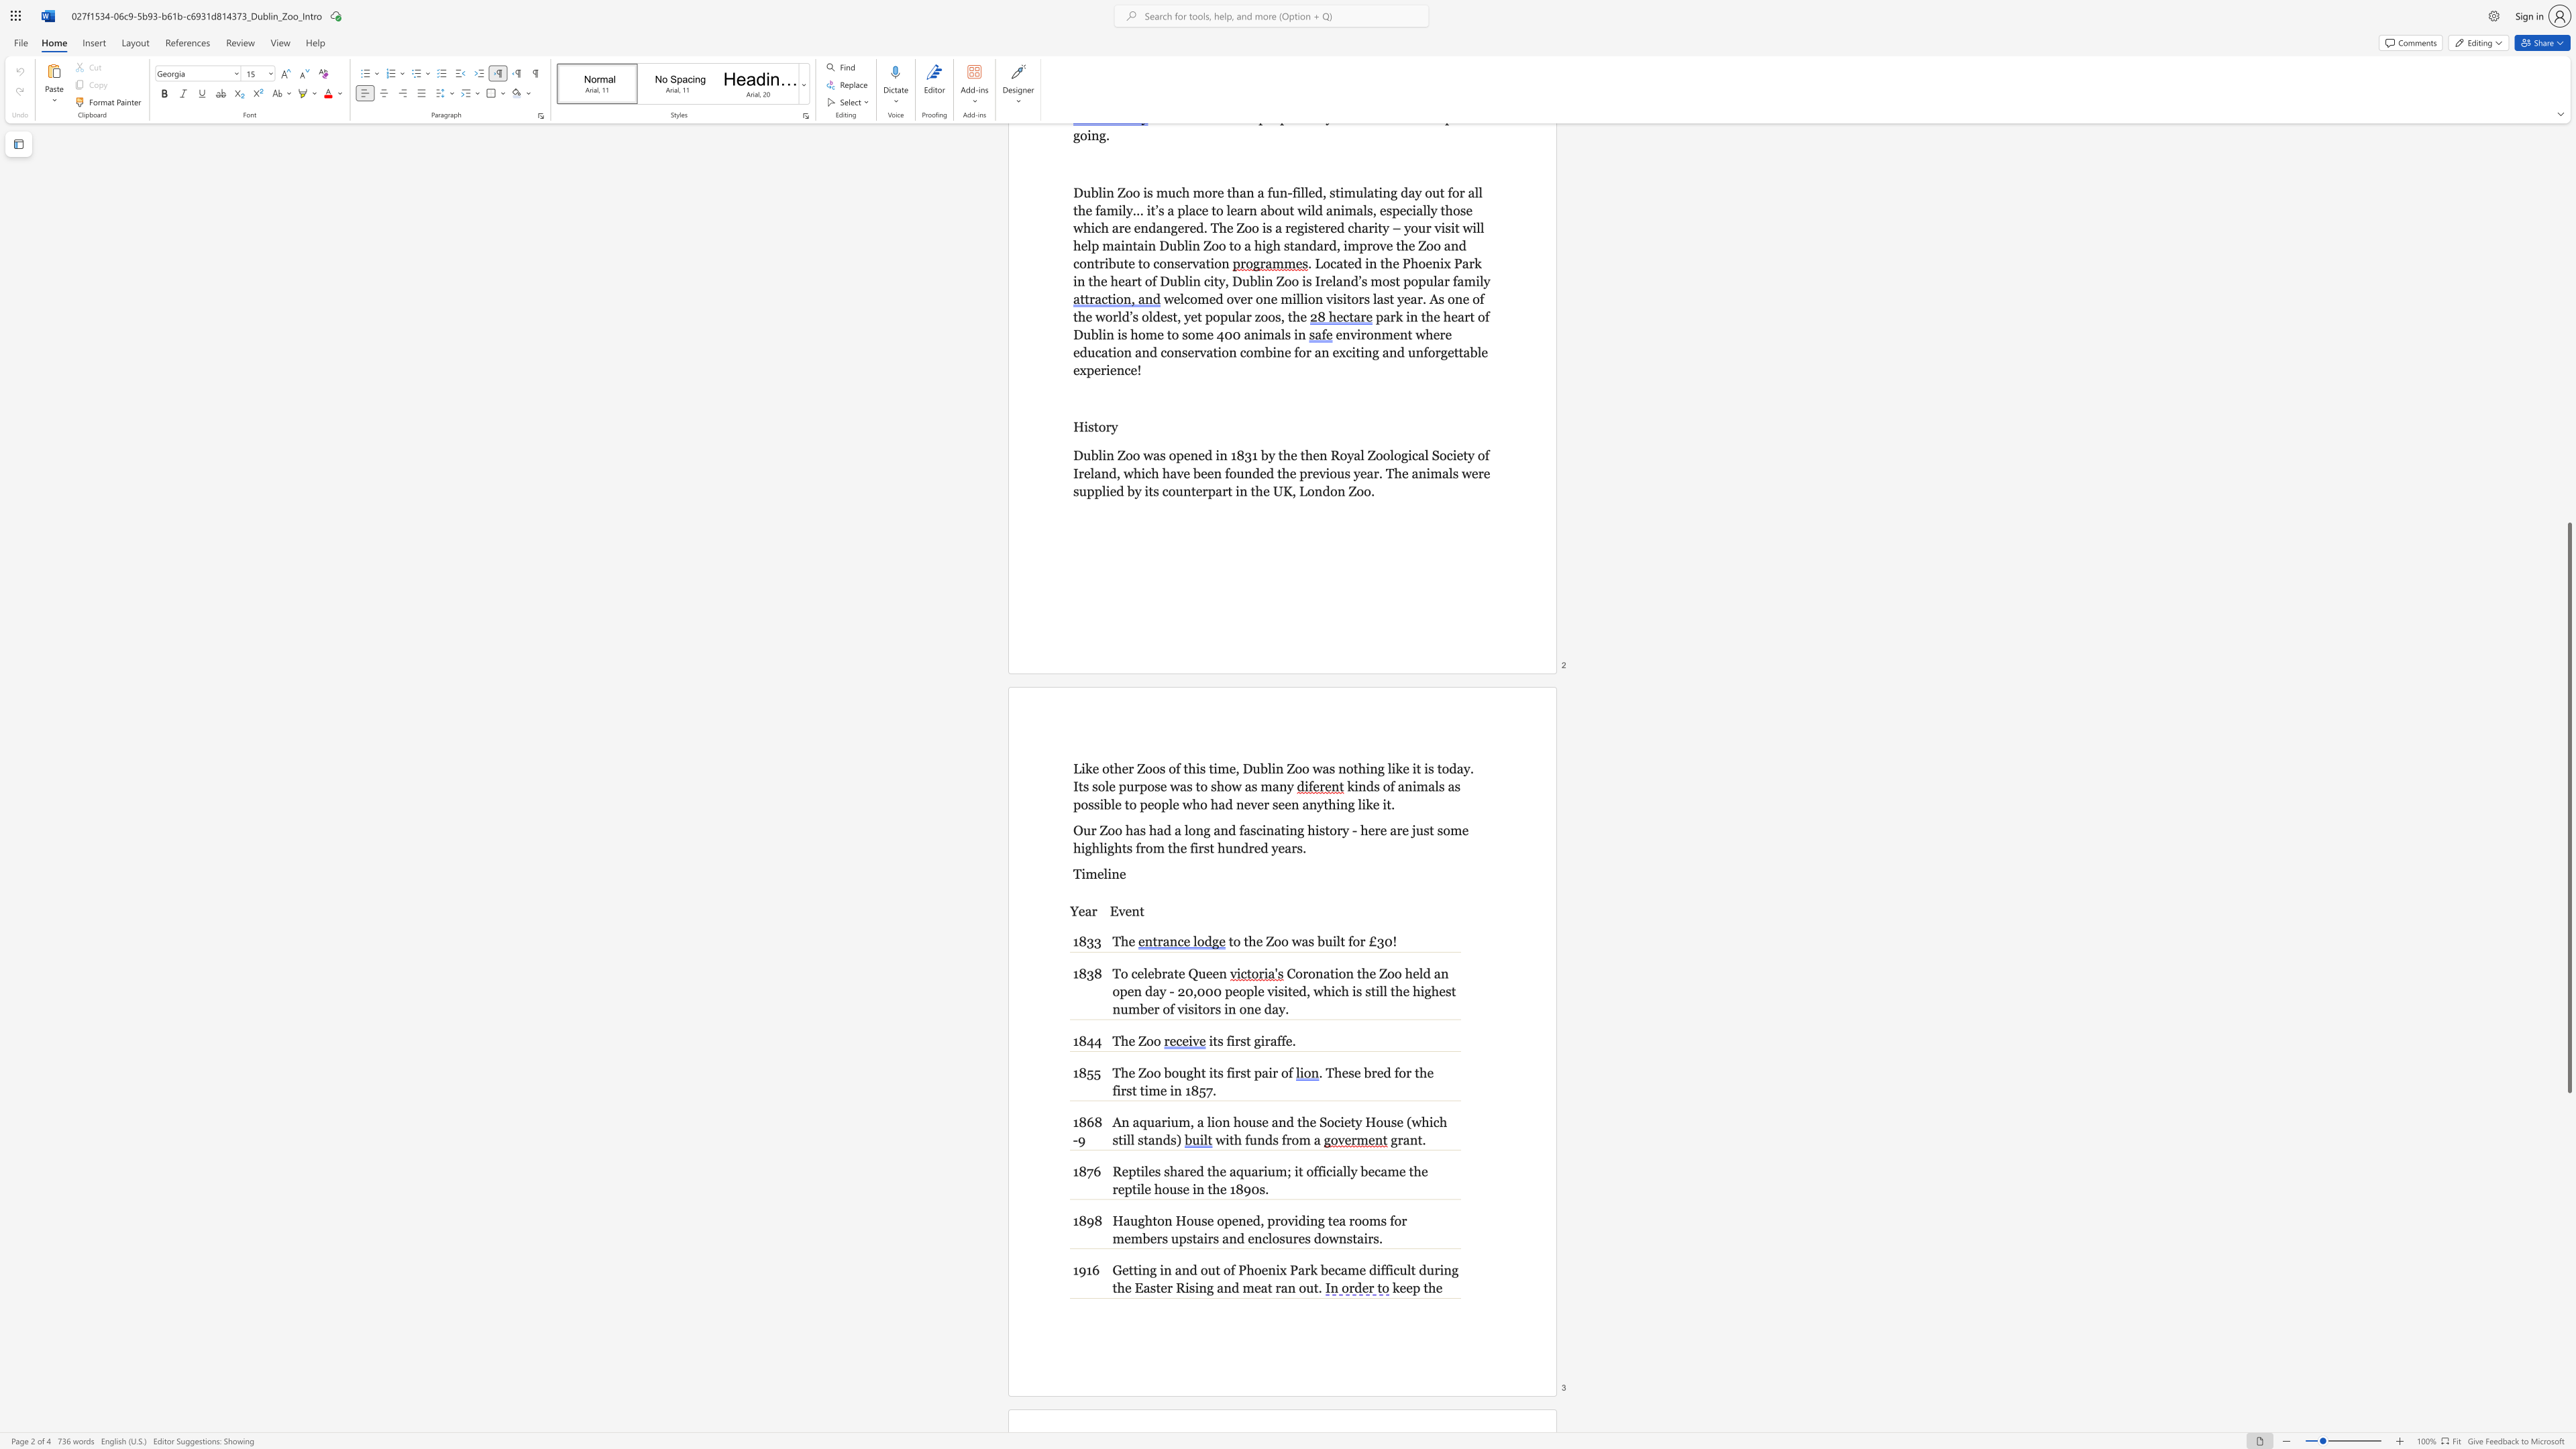  I want to click on the subset text "and the Society H" within the text "and the Society House (which still stands)", so click(1271, 1121).